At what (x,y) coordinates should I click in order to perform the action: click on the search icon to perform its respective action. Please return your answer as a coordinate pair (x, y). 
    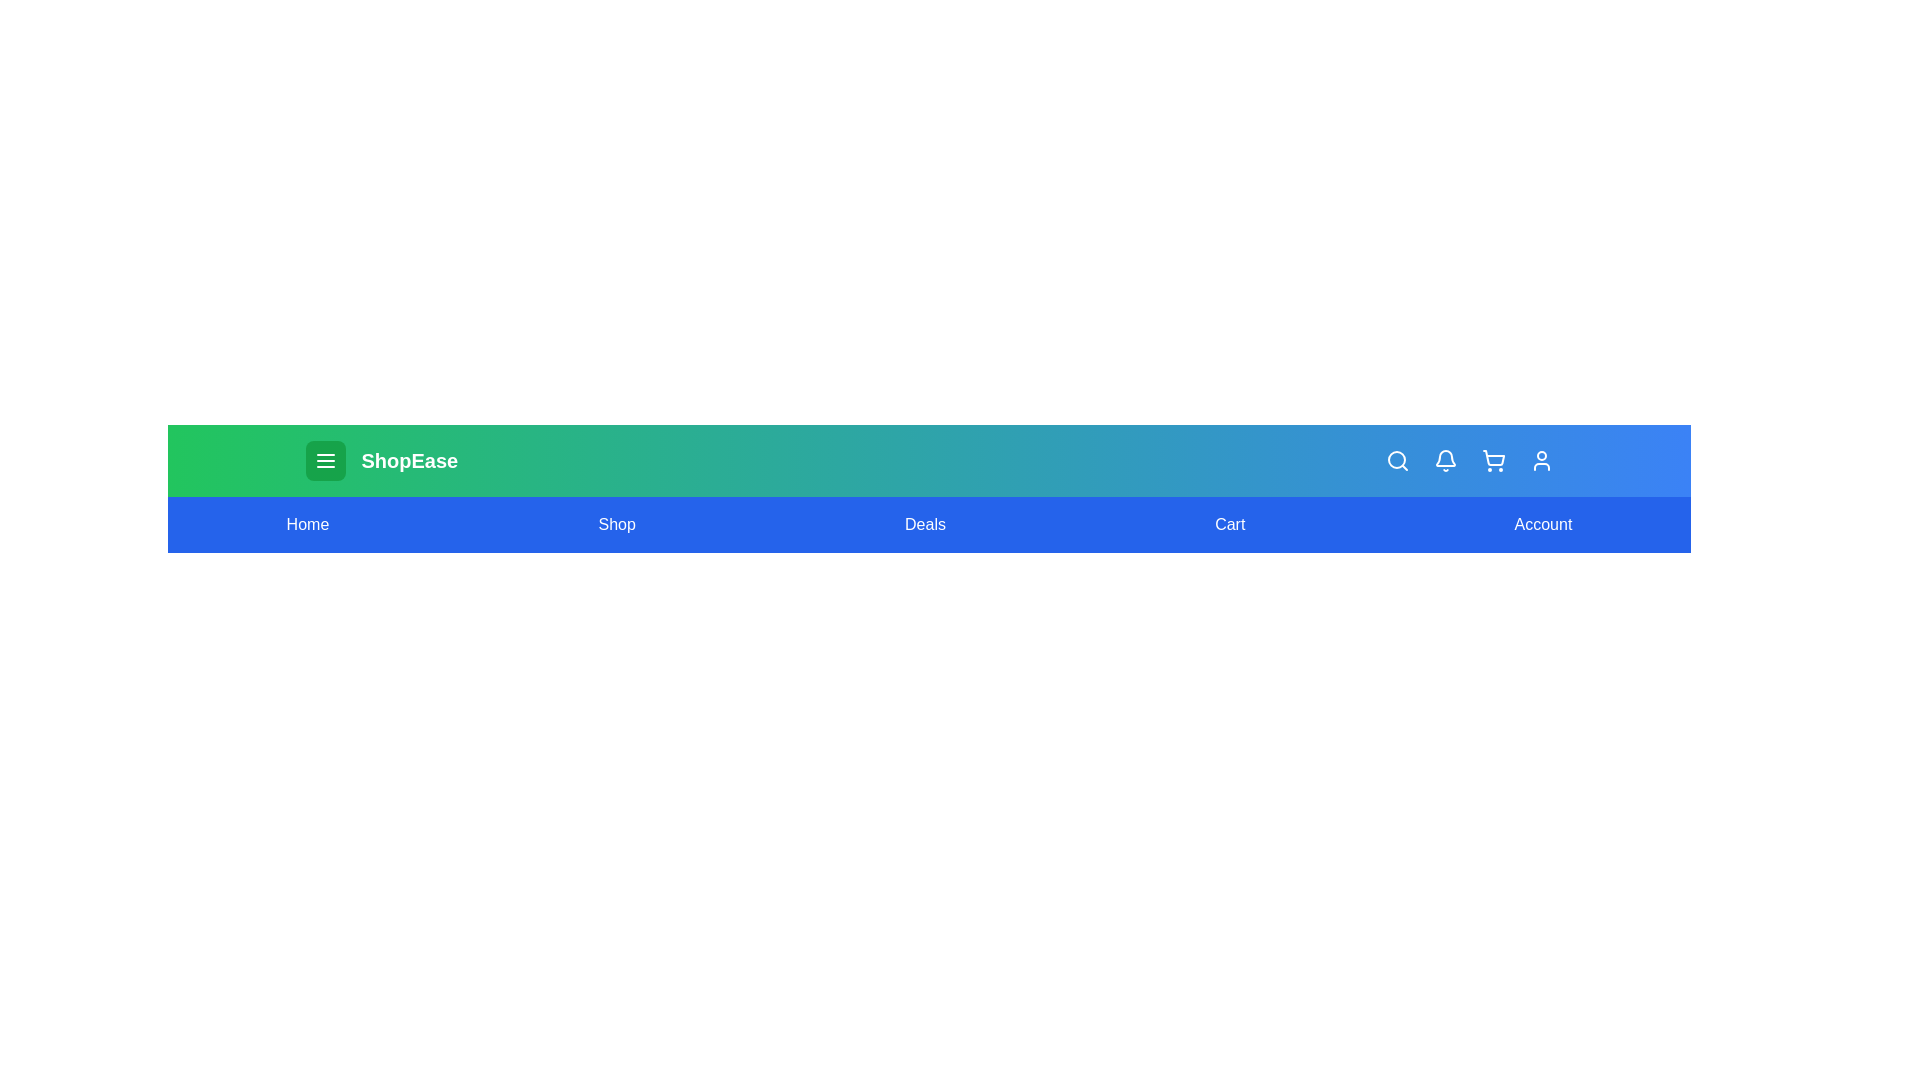
    Looking at the image, I should click on (1396, 461).